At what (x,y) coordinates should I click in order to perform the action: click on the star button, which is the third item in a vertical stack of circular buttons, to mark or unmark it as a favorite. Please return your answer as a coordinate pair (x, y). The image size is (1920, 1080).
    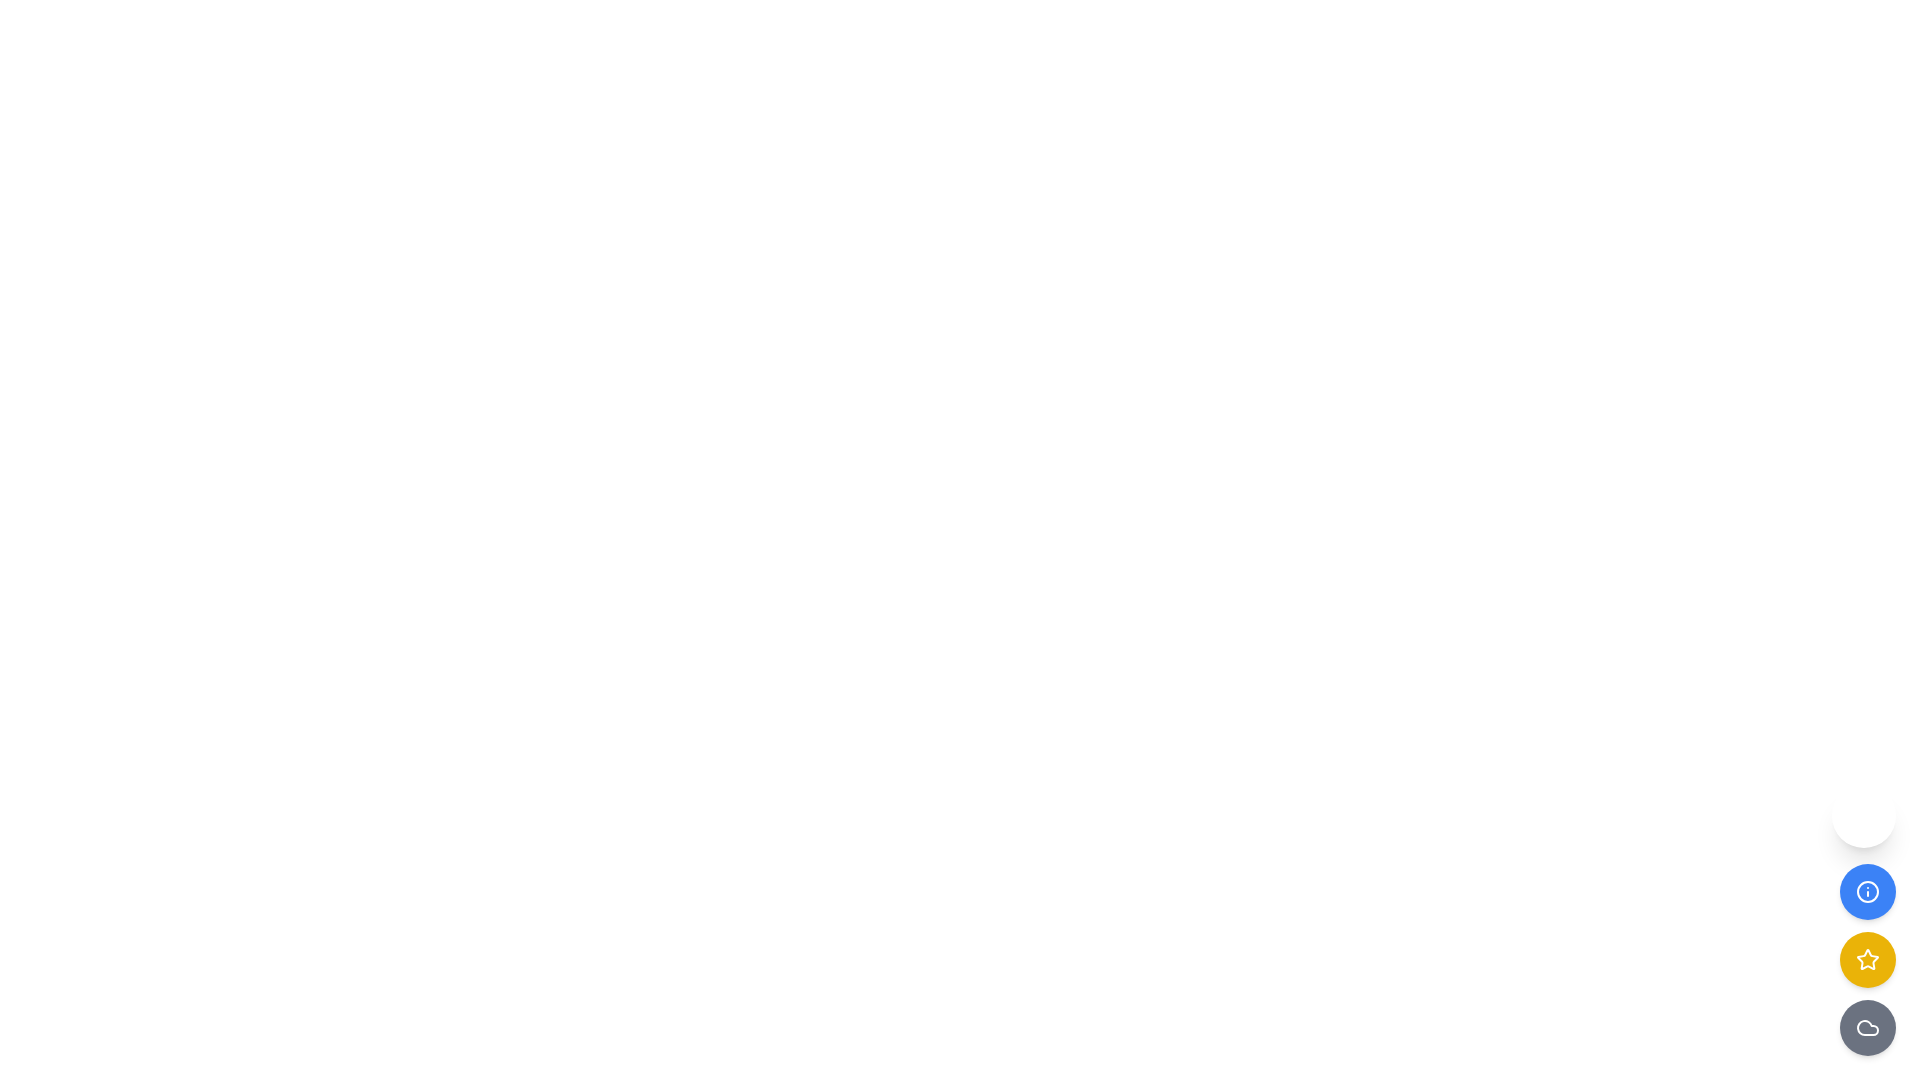
    Looking at the image, I should click on (1866, 959).